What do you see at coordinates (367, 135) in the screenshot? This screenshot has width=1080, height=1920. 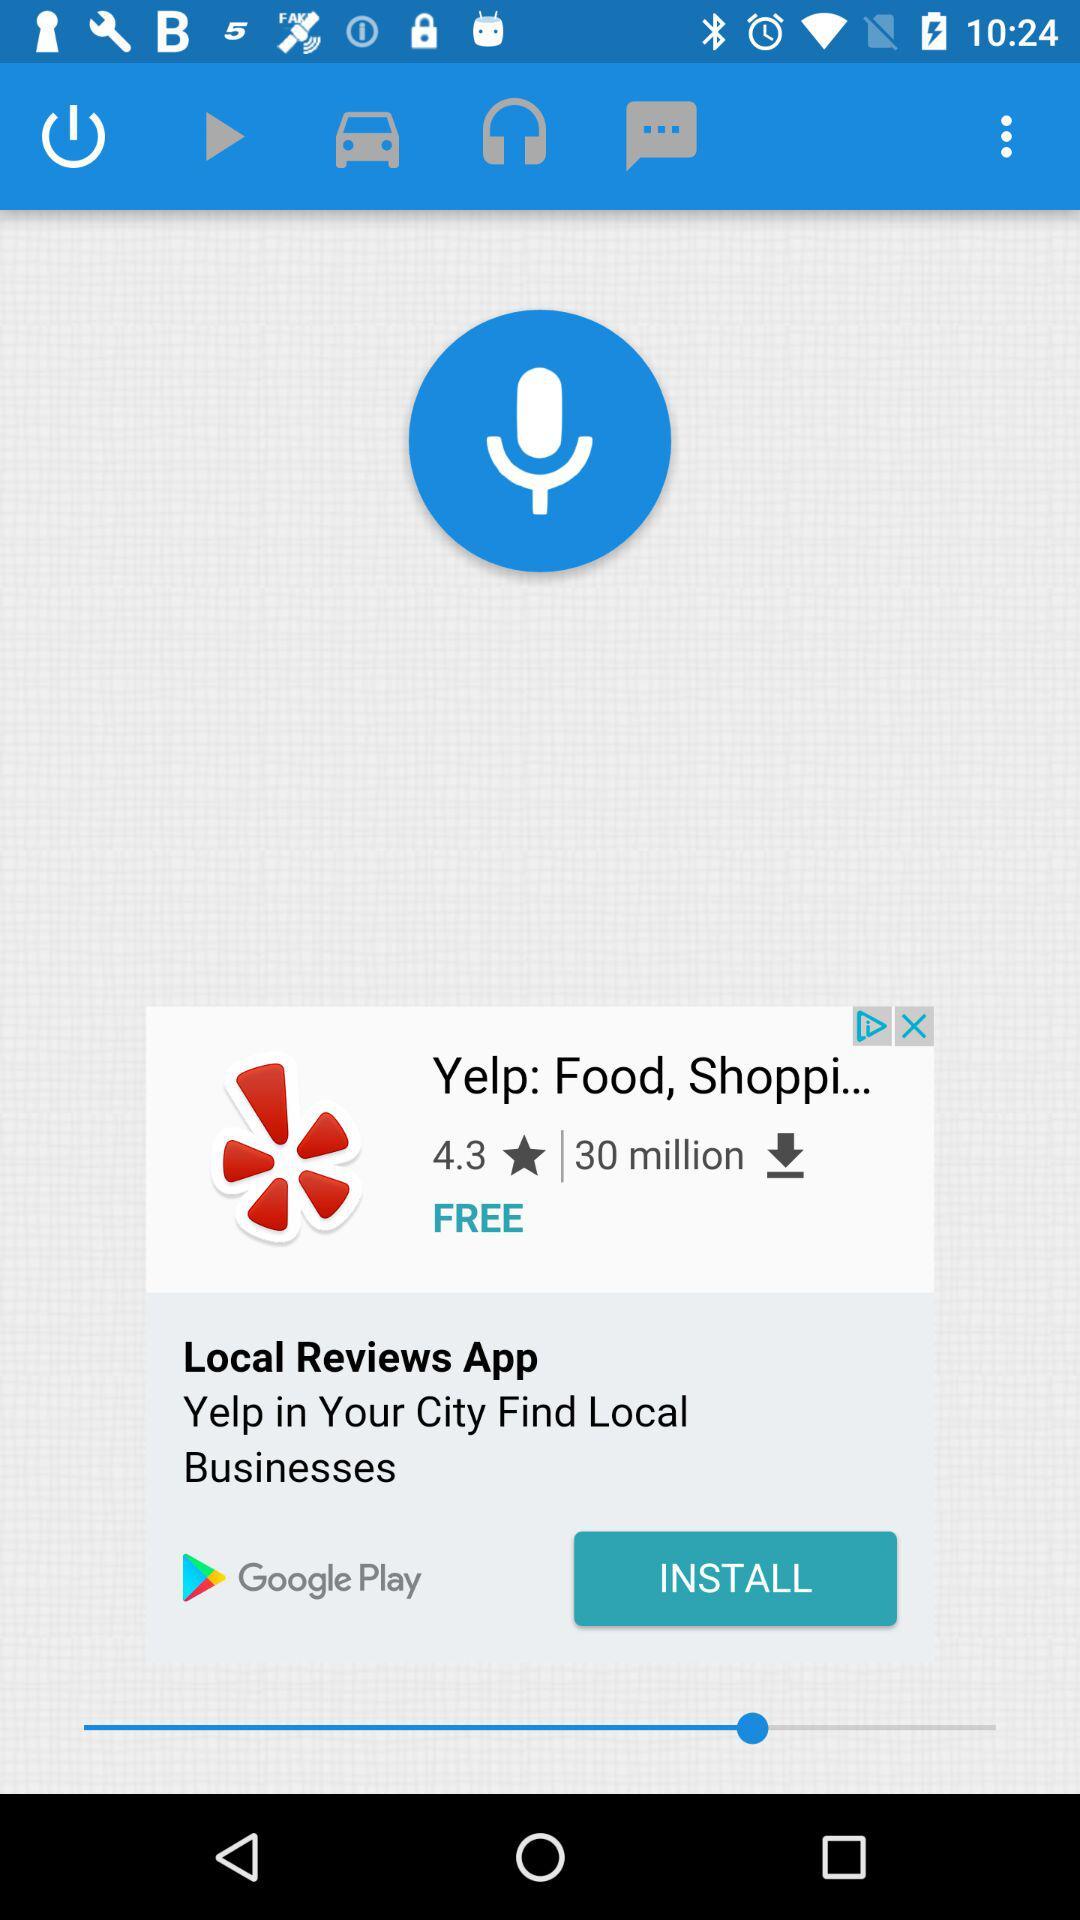 I see `the chat icon` at bounding box center [367, 135].